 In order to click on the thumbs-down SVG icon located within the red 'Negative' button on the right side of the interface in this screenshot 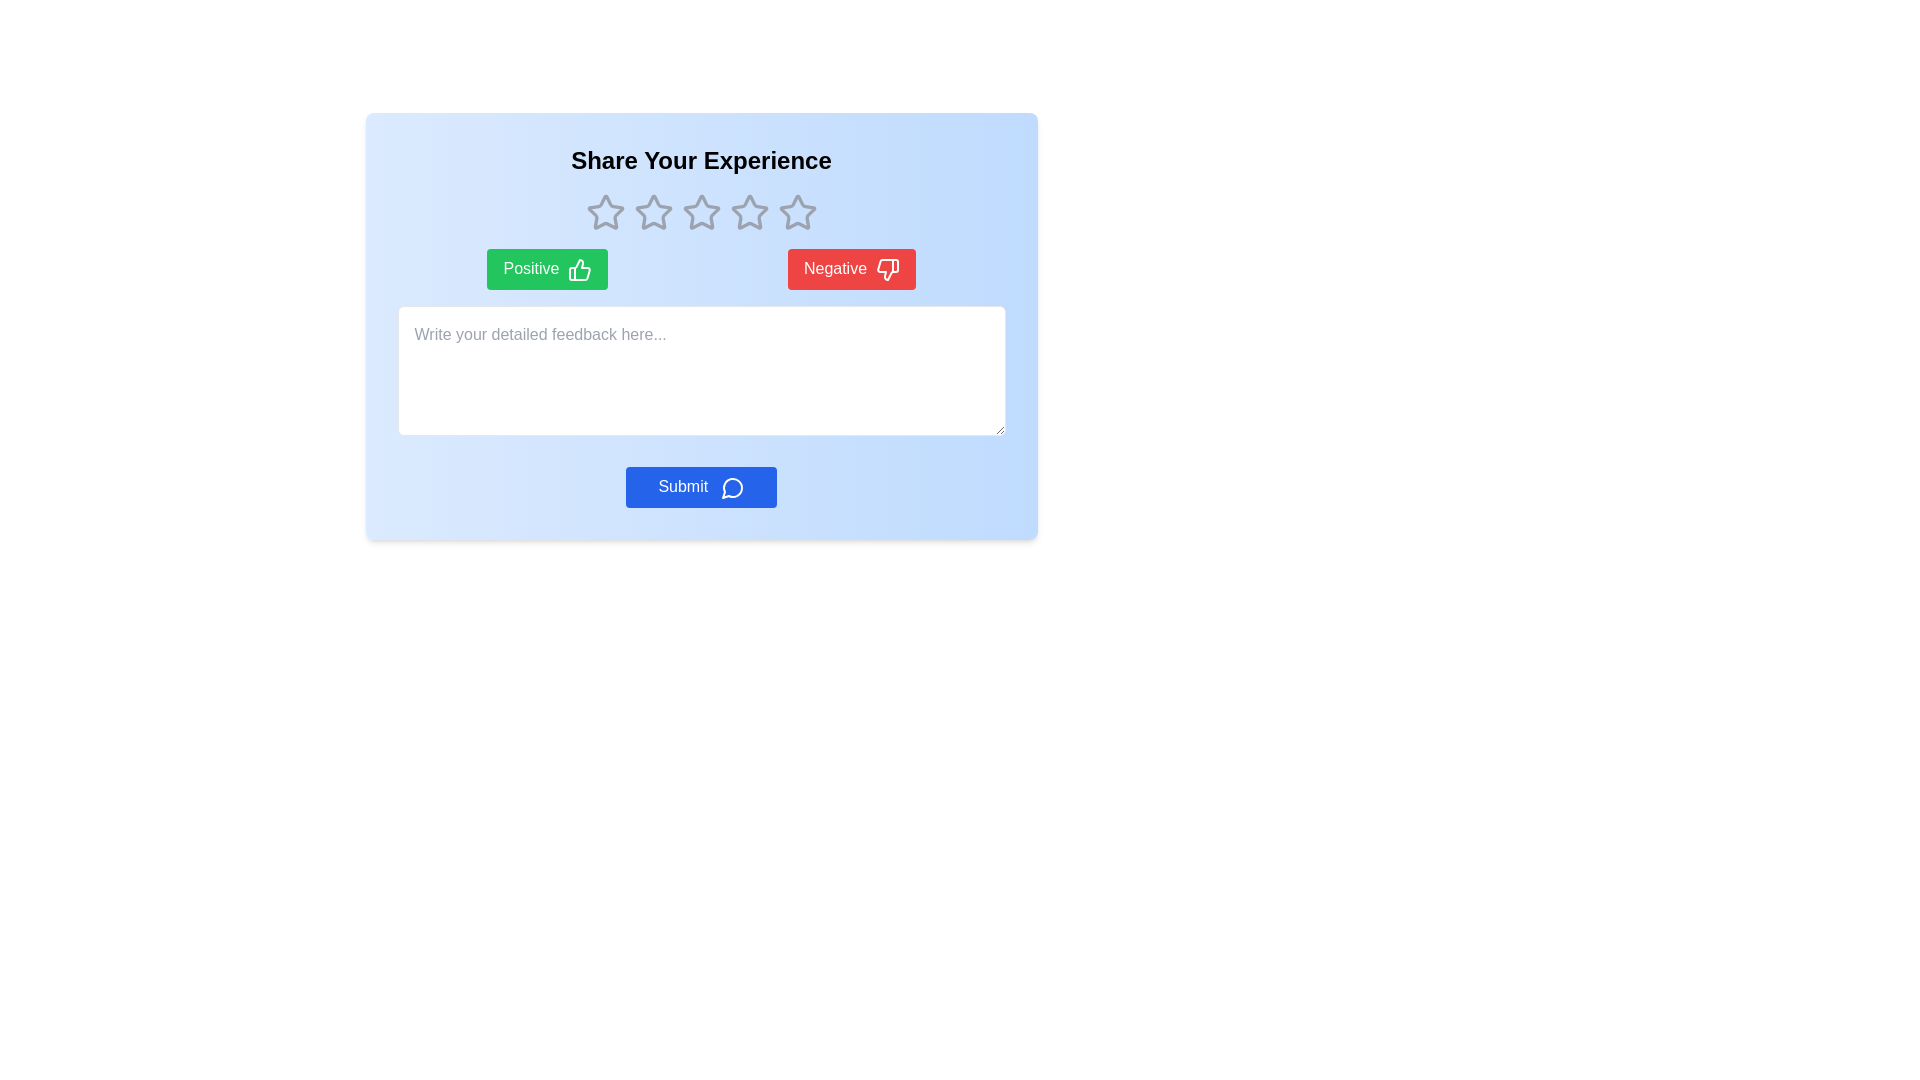, I will do `click(886, 268)`.